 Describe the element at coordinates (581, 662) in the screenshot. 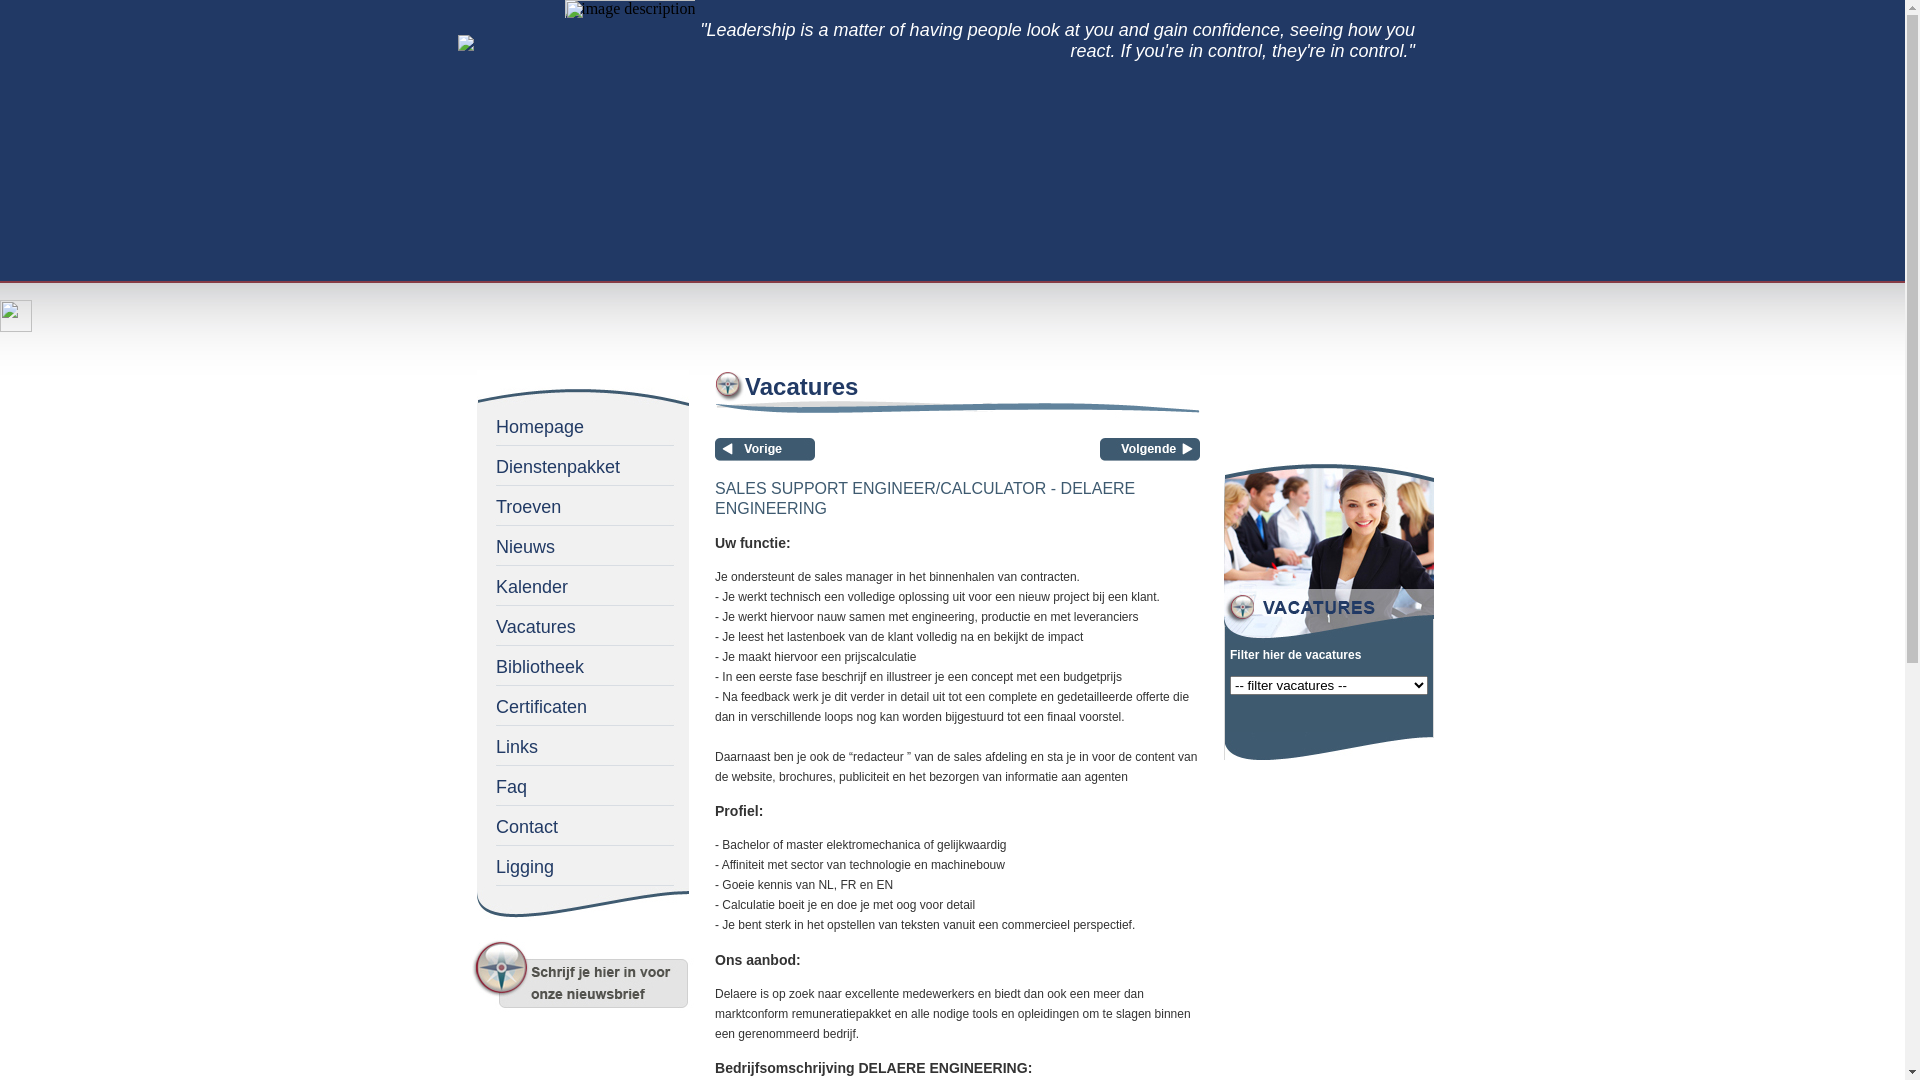

I see `'Bibliotheek'` at that location.